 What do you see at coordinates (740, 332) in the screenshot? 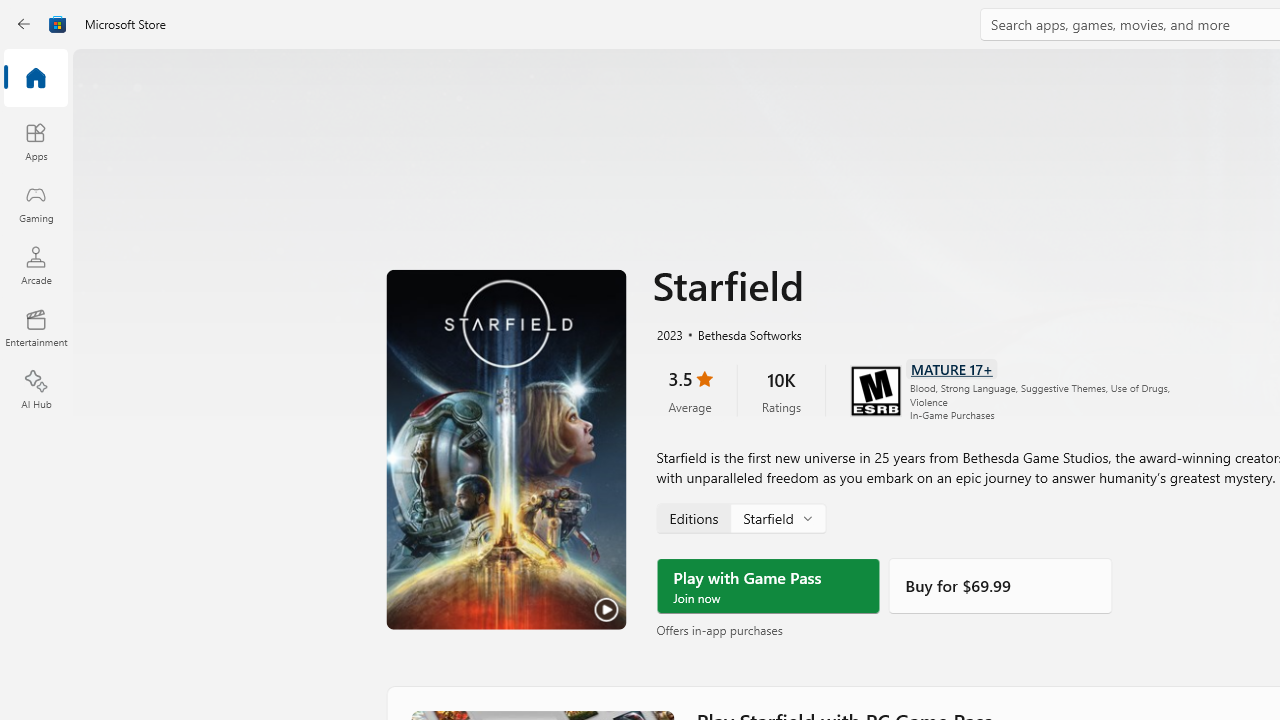
I see `'Bethesda Softworks'` at bounding box center [740, 332].